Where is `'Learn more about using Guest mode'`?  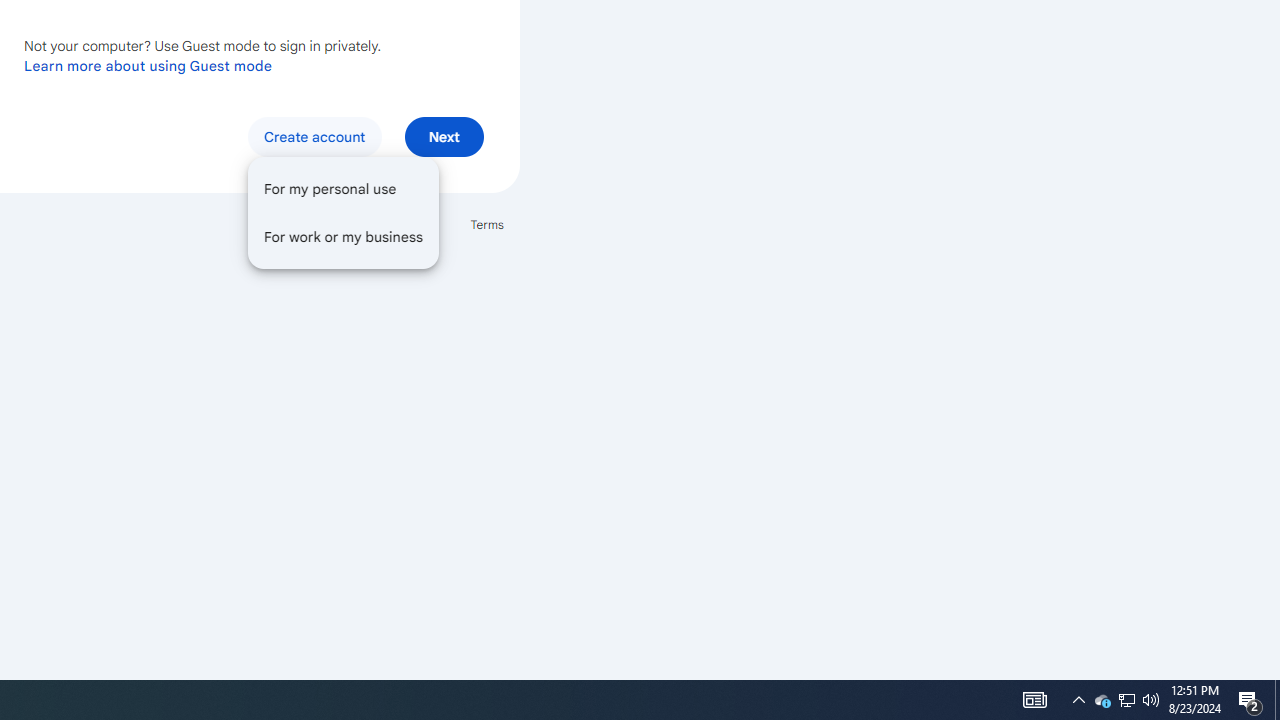 'Learn more about using Guest mode' is located at coordinates (147, 64).